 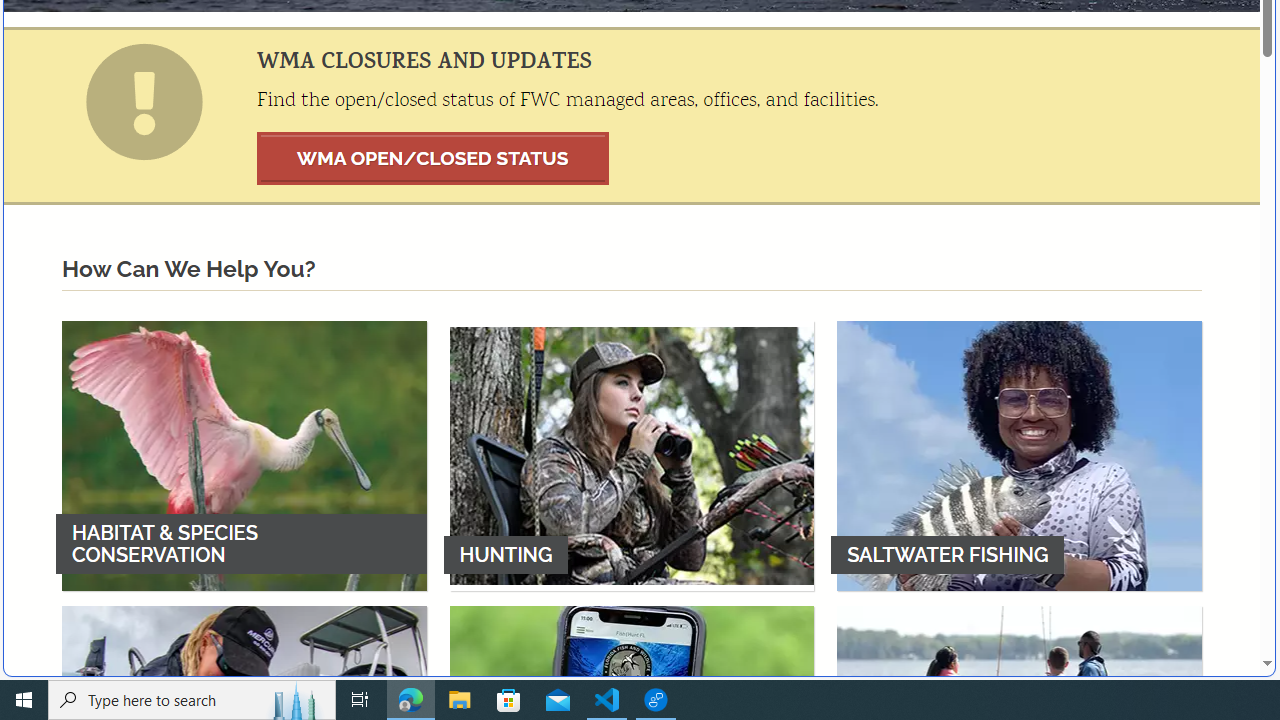 What do you see at coordinates (631, 455) in the screenshot?
I see `'HUNTING'` at bounding box center [631, 455].